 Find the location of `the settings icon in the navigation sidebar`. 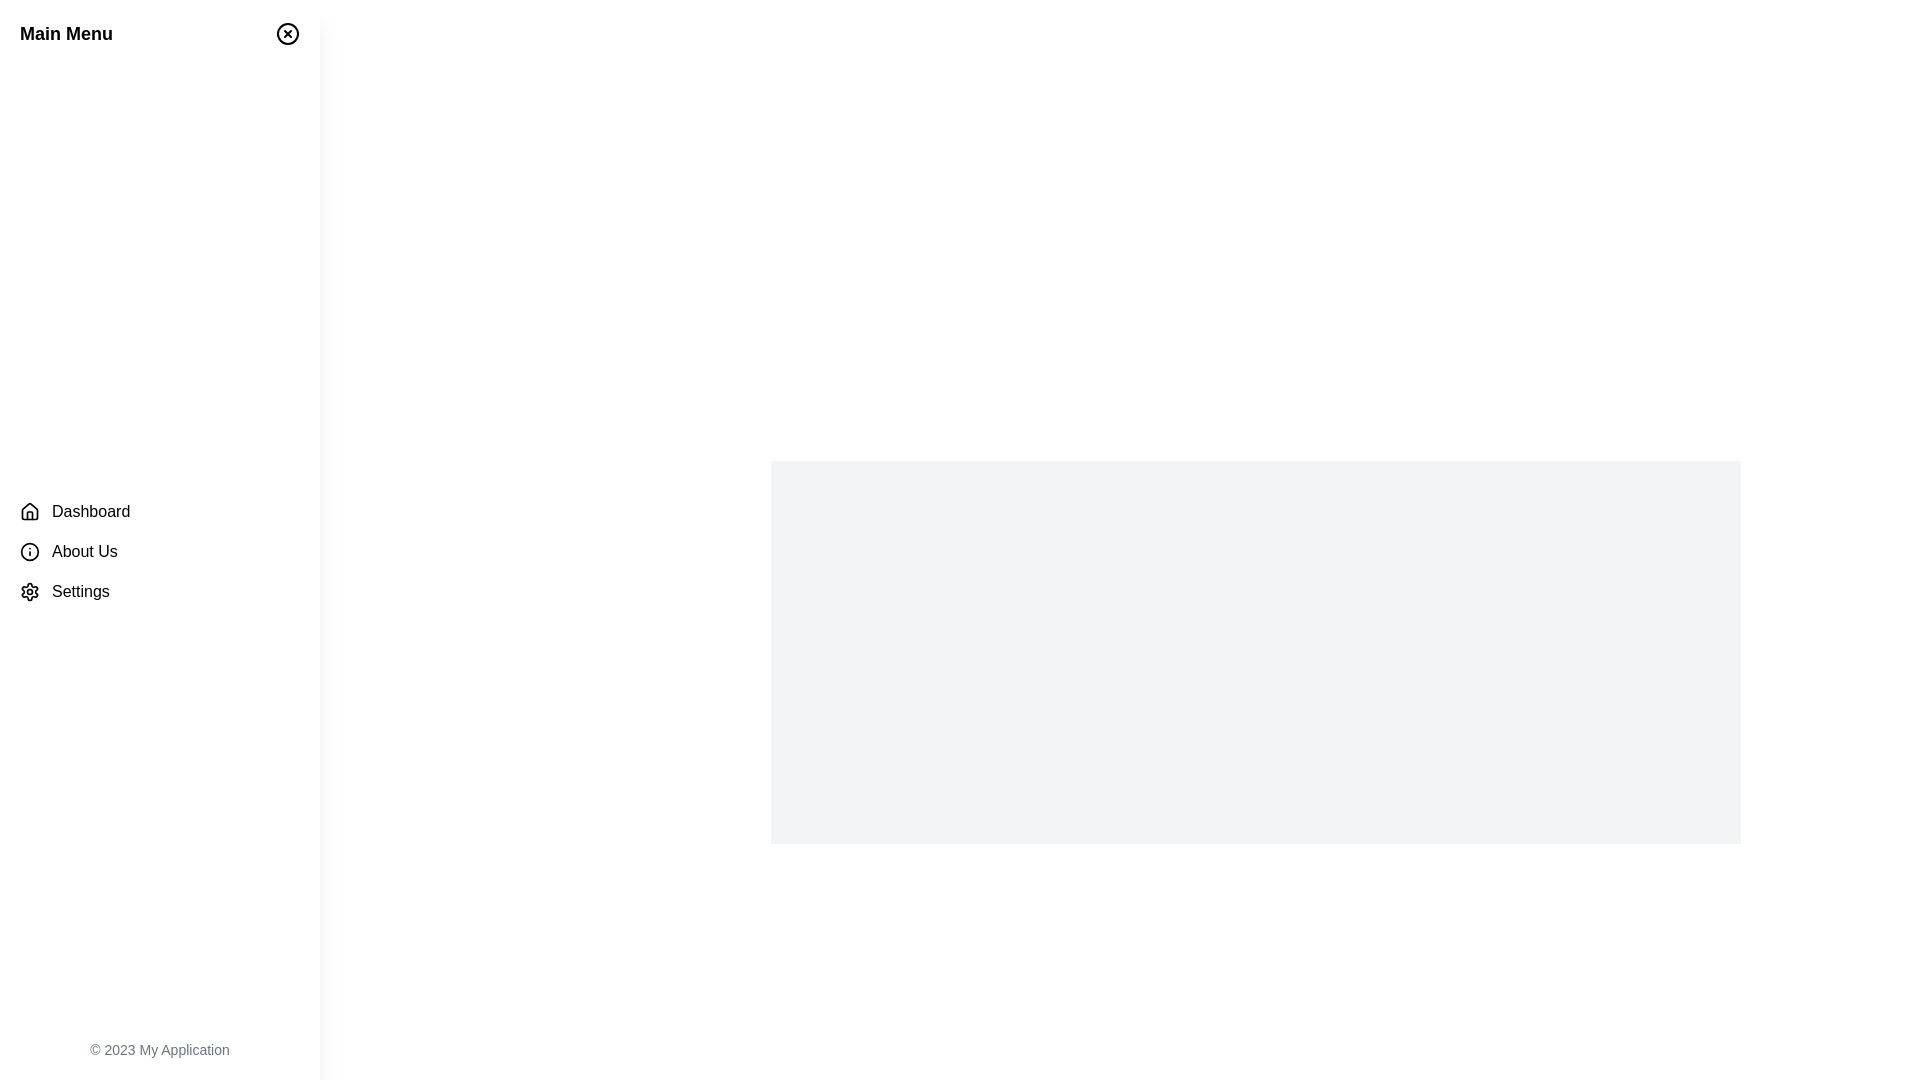

the settings icon in the navigation sidebar is located at coordinates (29, 590).